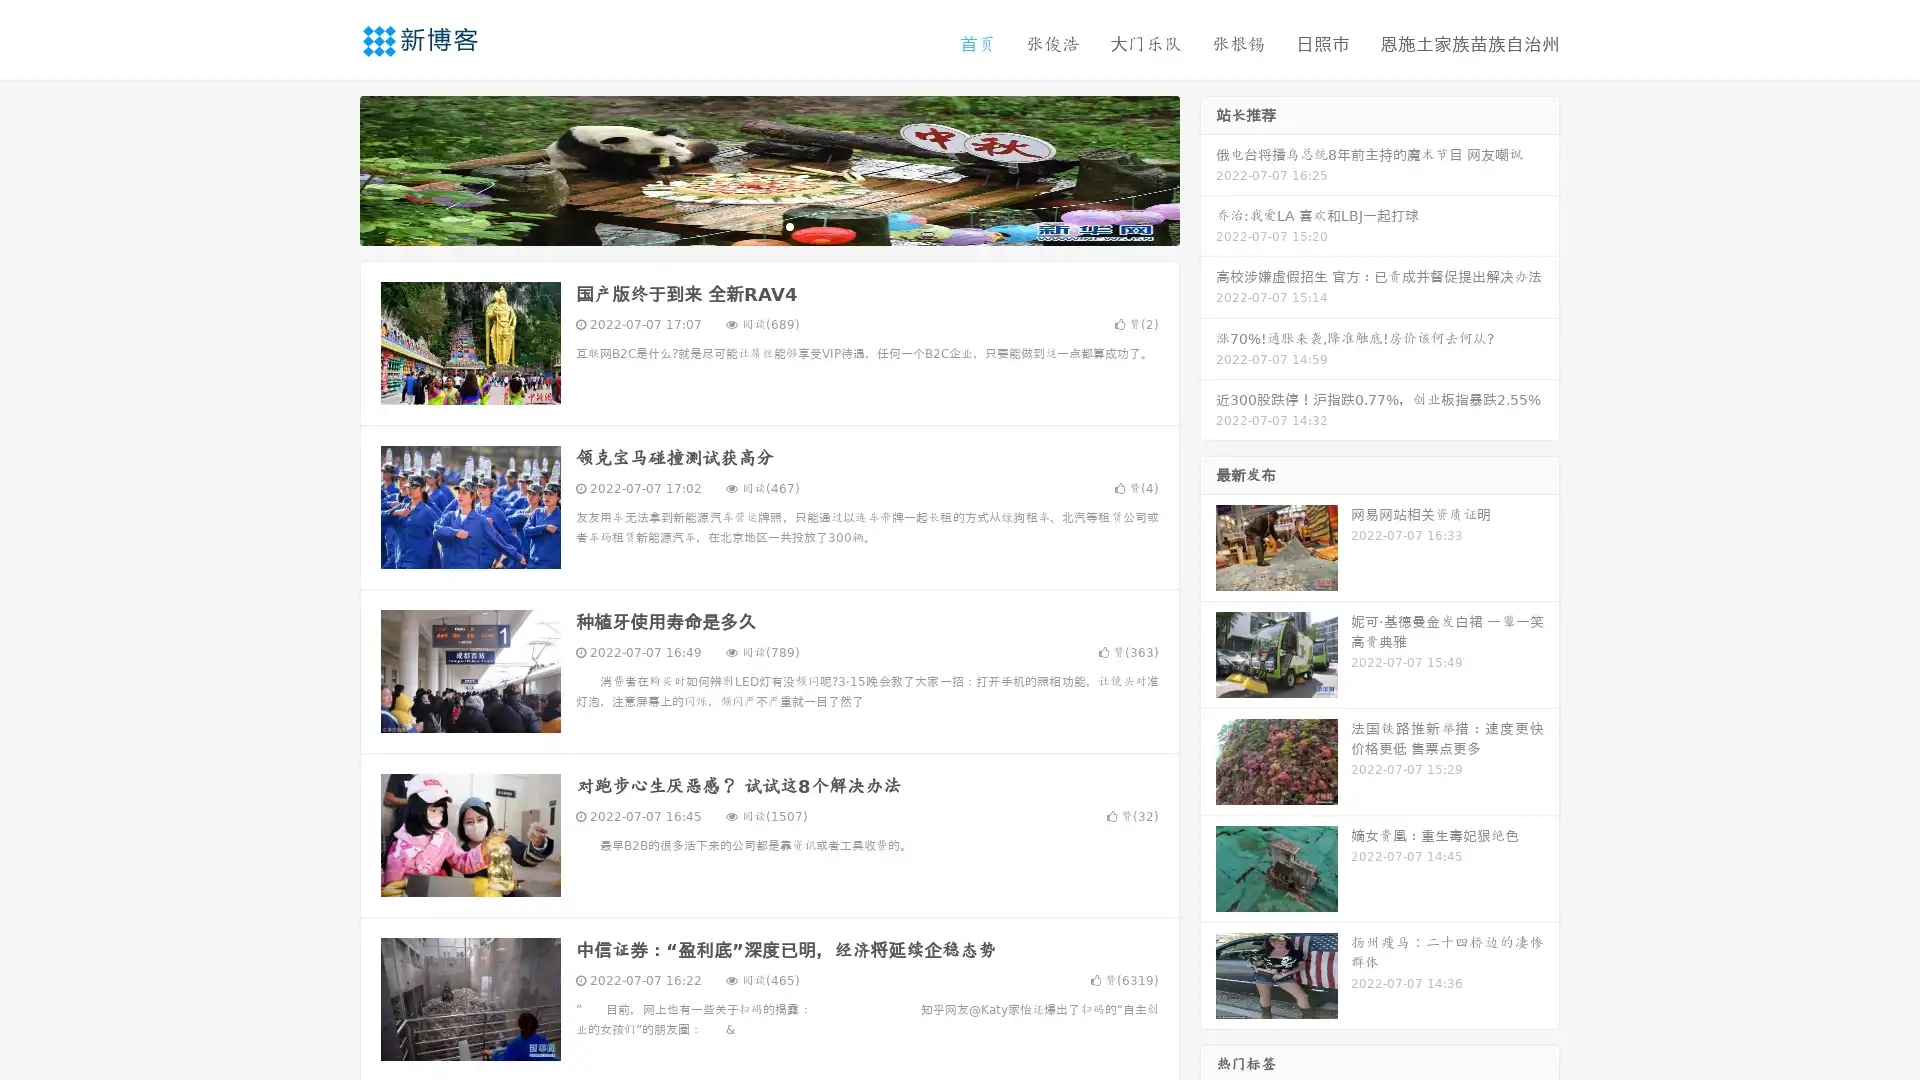  I want to click on Next slide, so click(1208, 168).